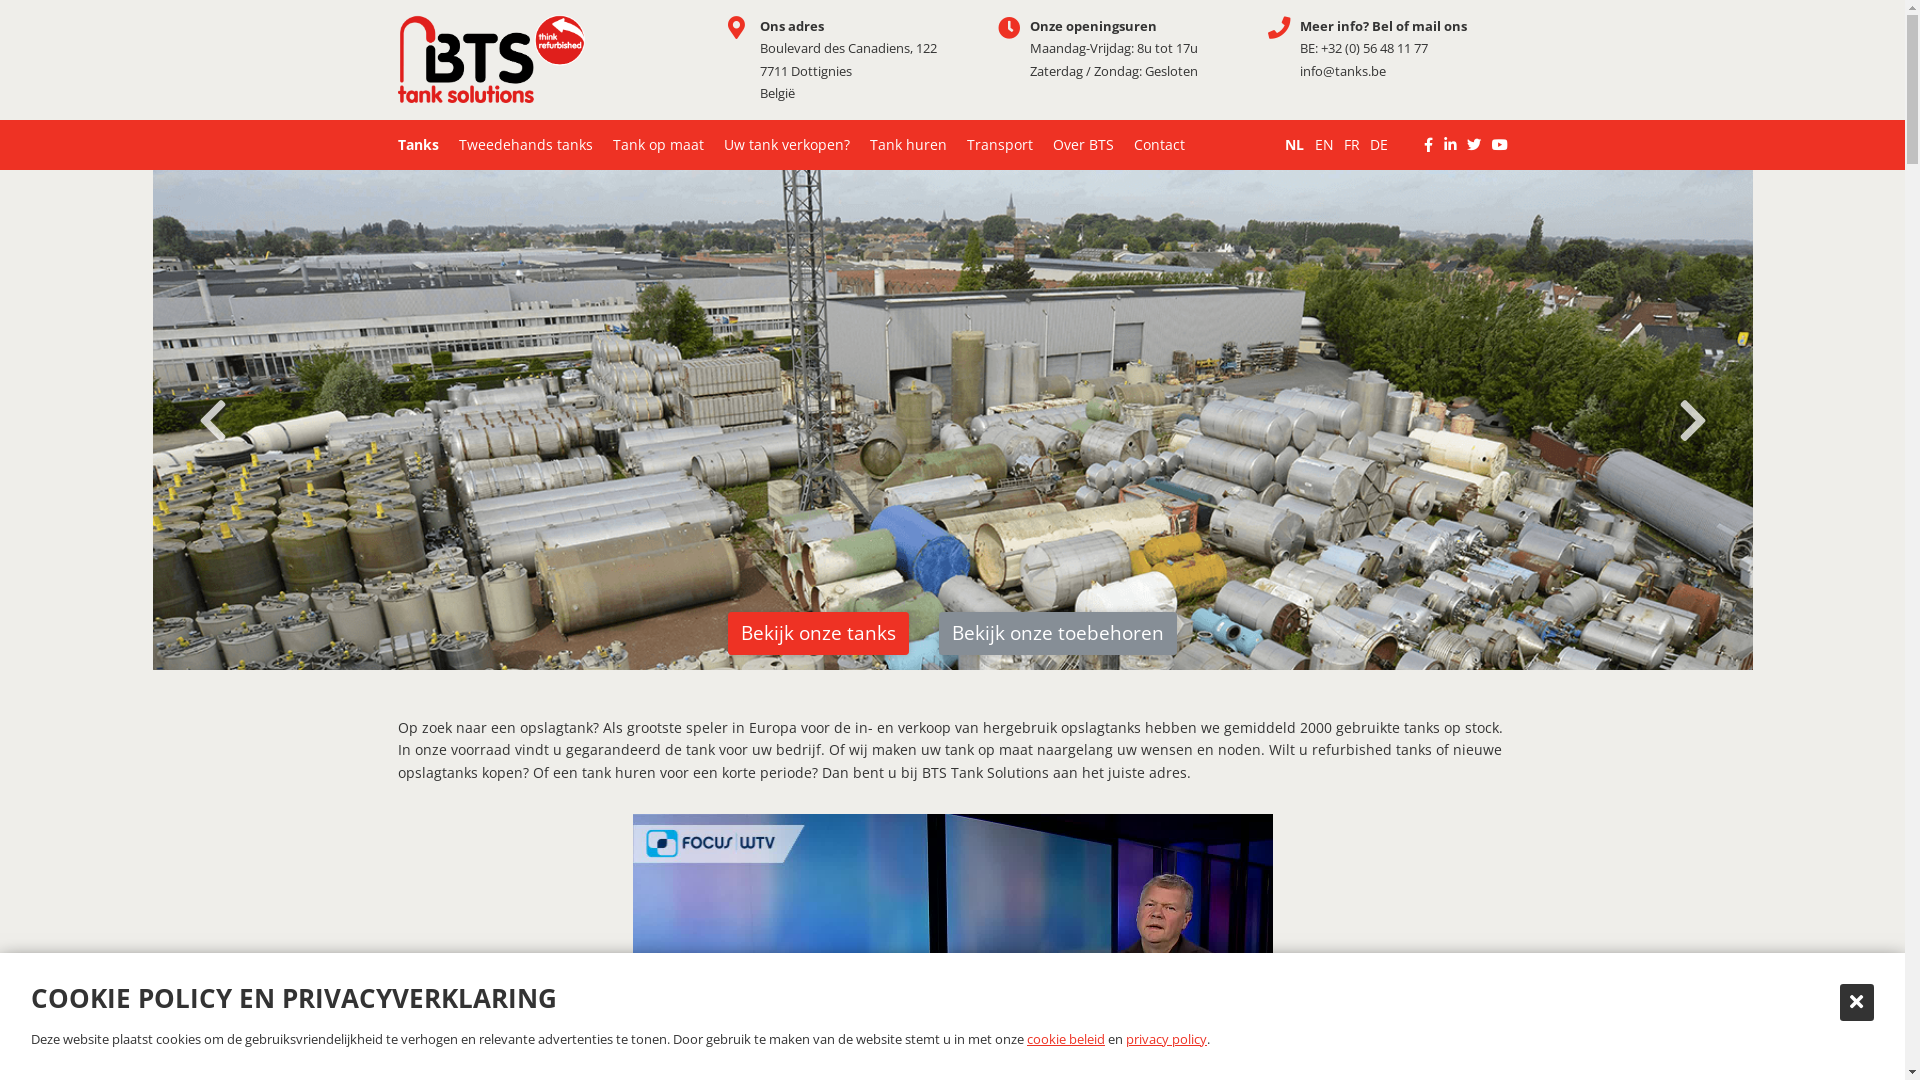 Image resolution: width=1920 pixels, height=1080 pixels. Describe the element at coordinates (524, 144) in the screenshot. I see `'Tweedehands tanks'` at that location.